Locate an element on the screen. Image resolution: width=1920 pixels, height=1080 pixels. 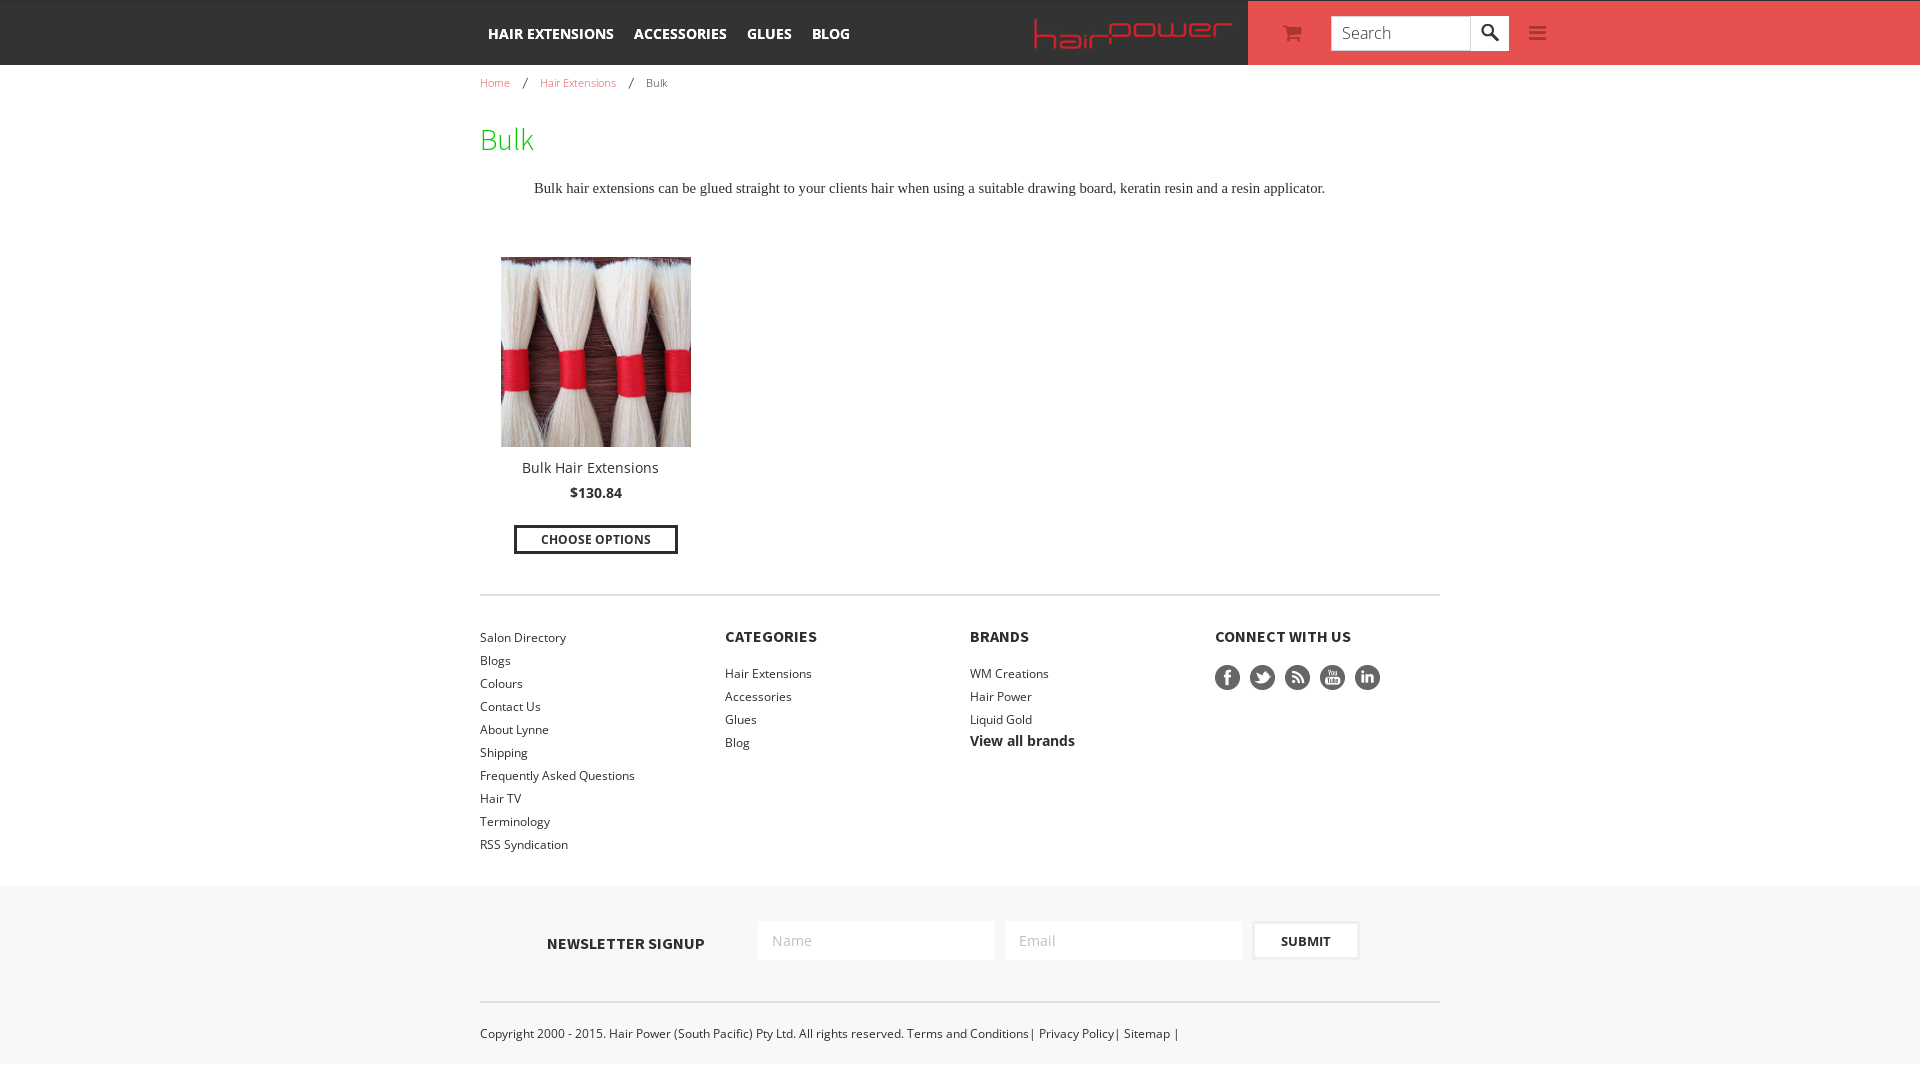
'Accessories' is located at coordinates (837, 695).